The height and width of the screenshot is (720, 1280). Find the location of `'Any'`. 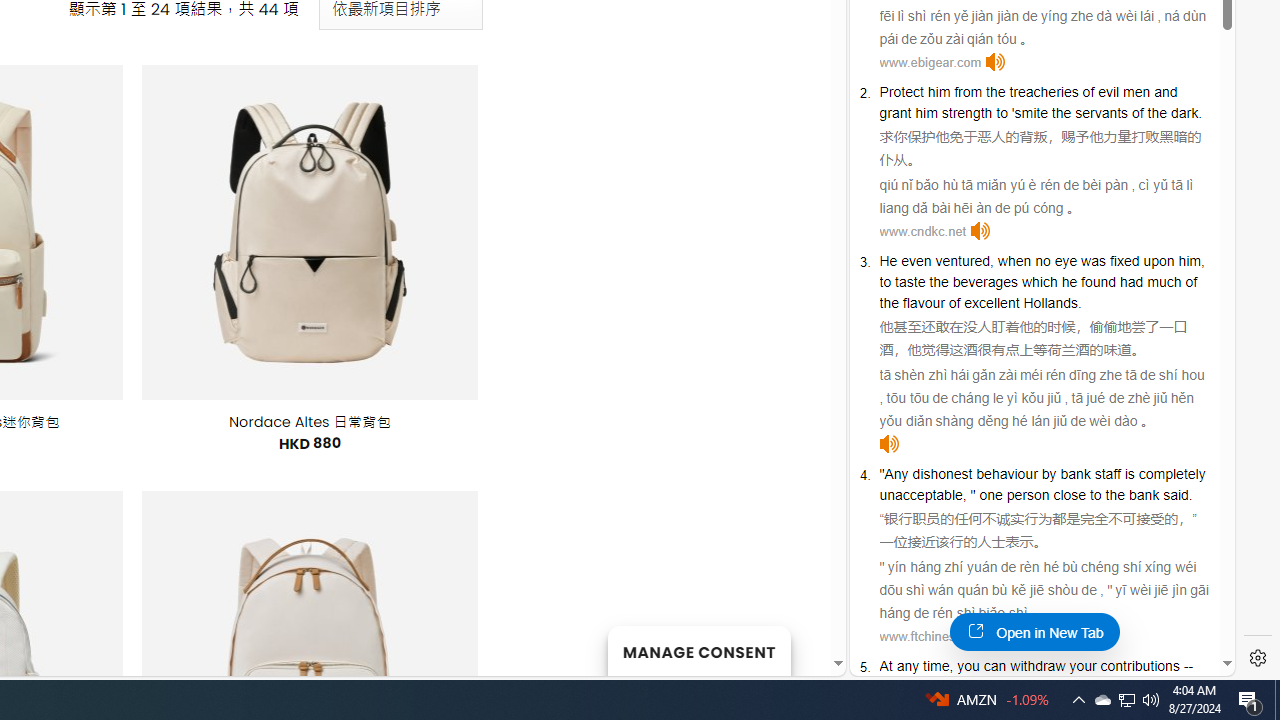

'Any' is located at coordinates (895, 473).